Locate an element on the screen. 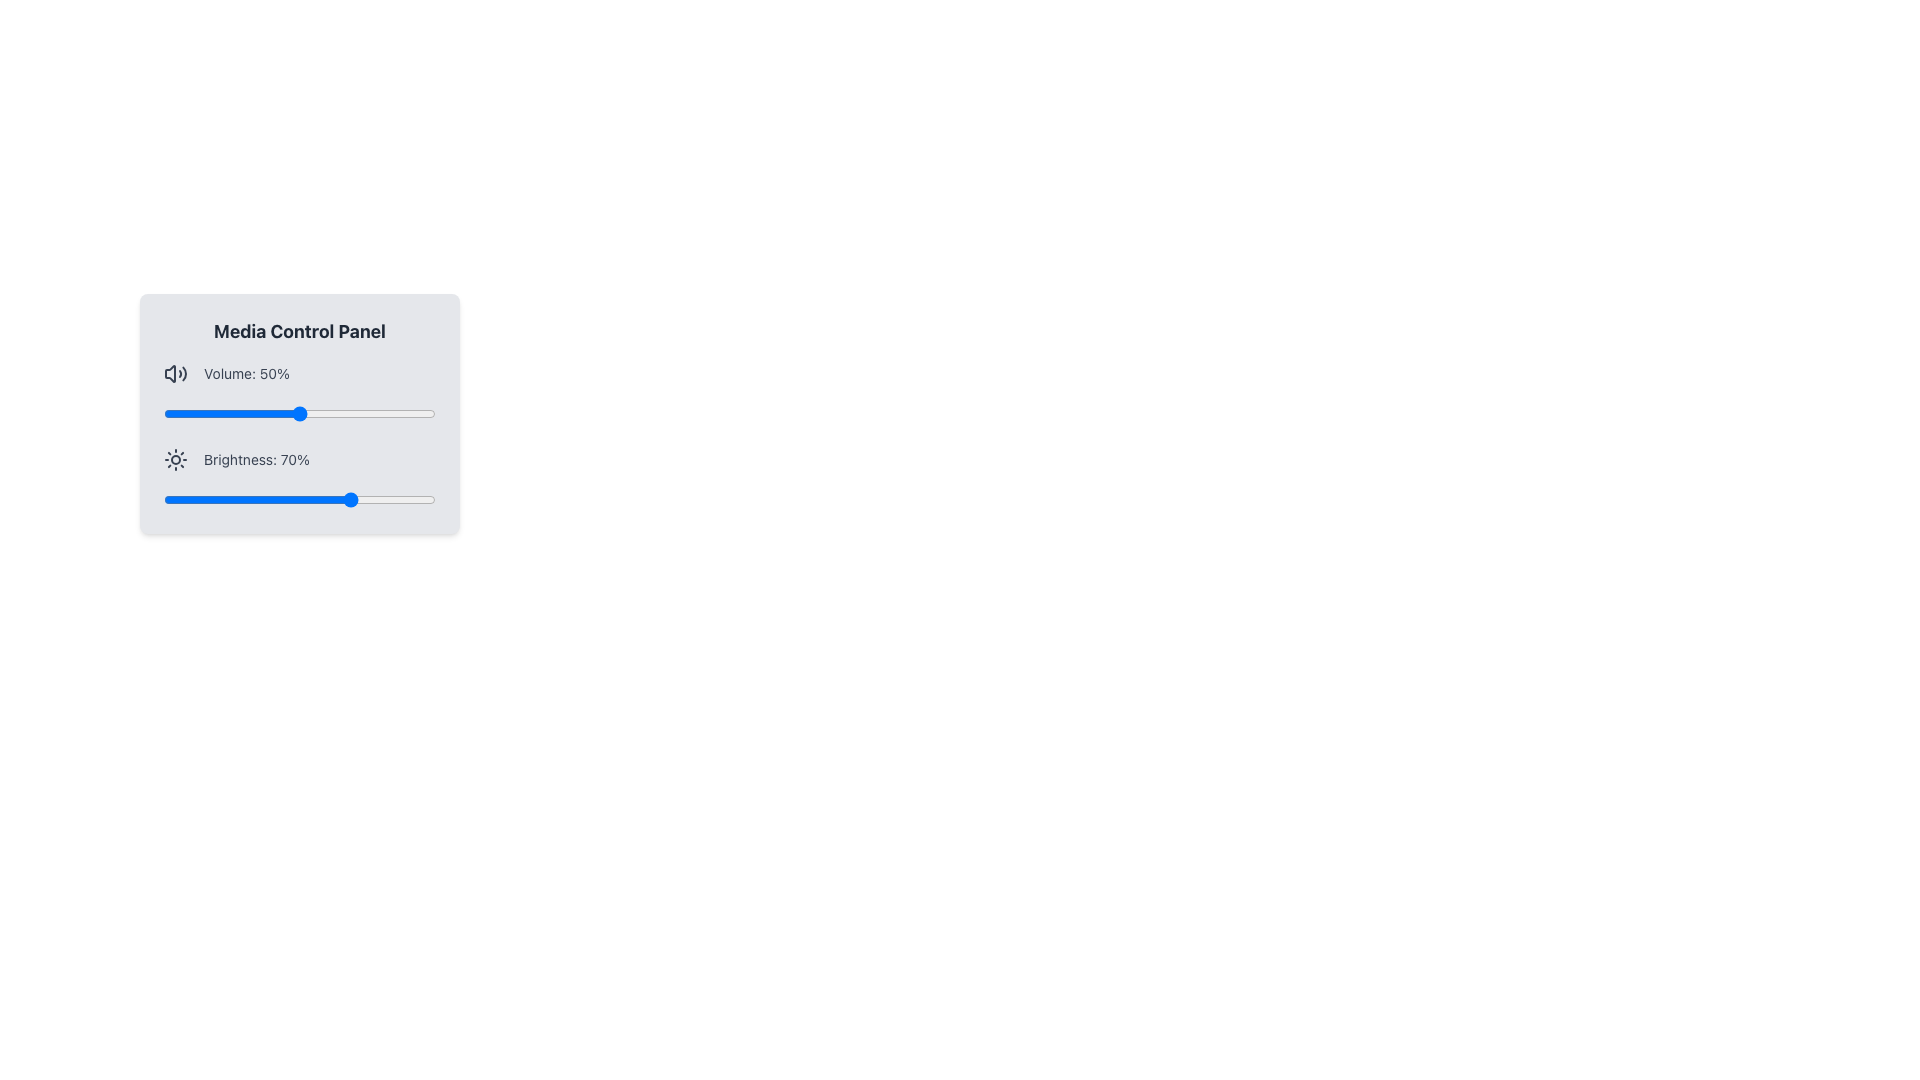 The height and width of the screenshot is (1080, 1920). the text label displaying 'Brightness: 70%' which is styled in gray and positioned below the sun icon, indicating its relevance to brightness control is located at coordinates (255, 459).